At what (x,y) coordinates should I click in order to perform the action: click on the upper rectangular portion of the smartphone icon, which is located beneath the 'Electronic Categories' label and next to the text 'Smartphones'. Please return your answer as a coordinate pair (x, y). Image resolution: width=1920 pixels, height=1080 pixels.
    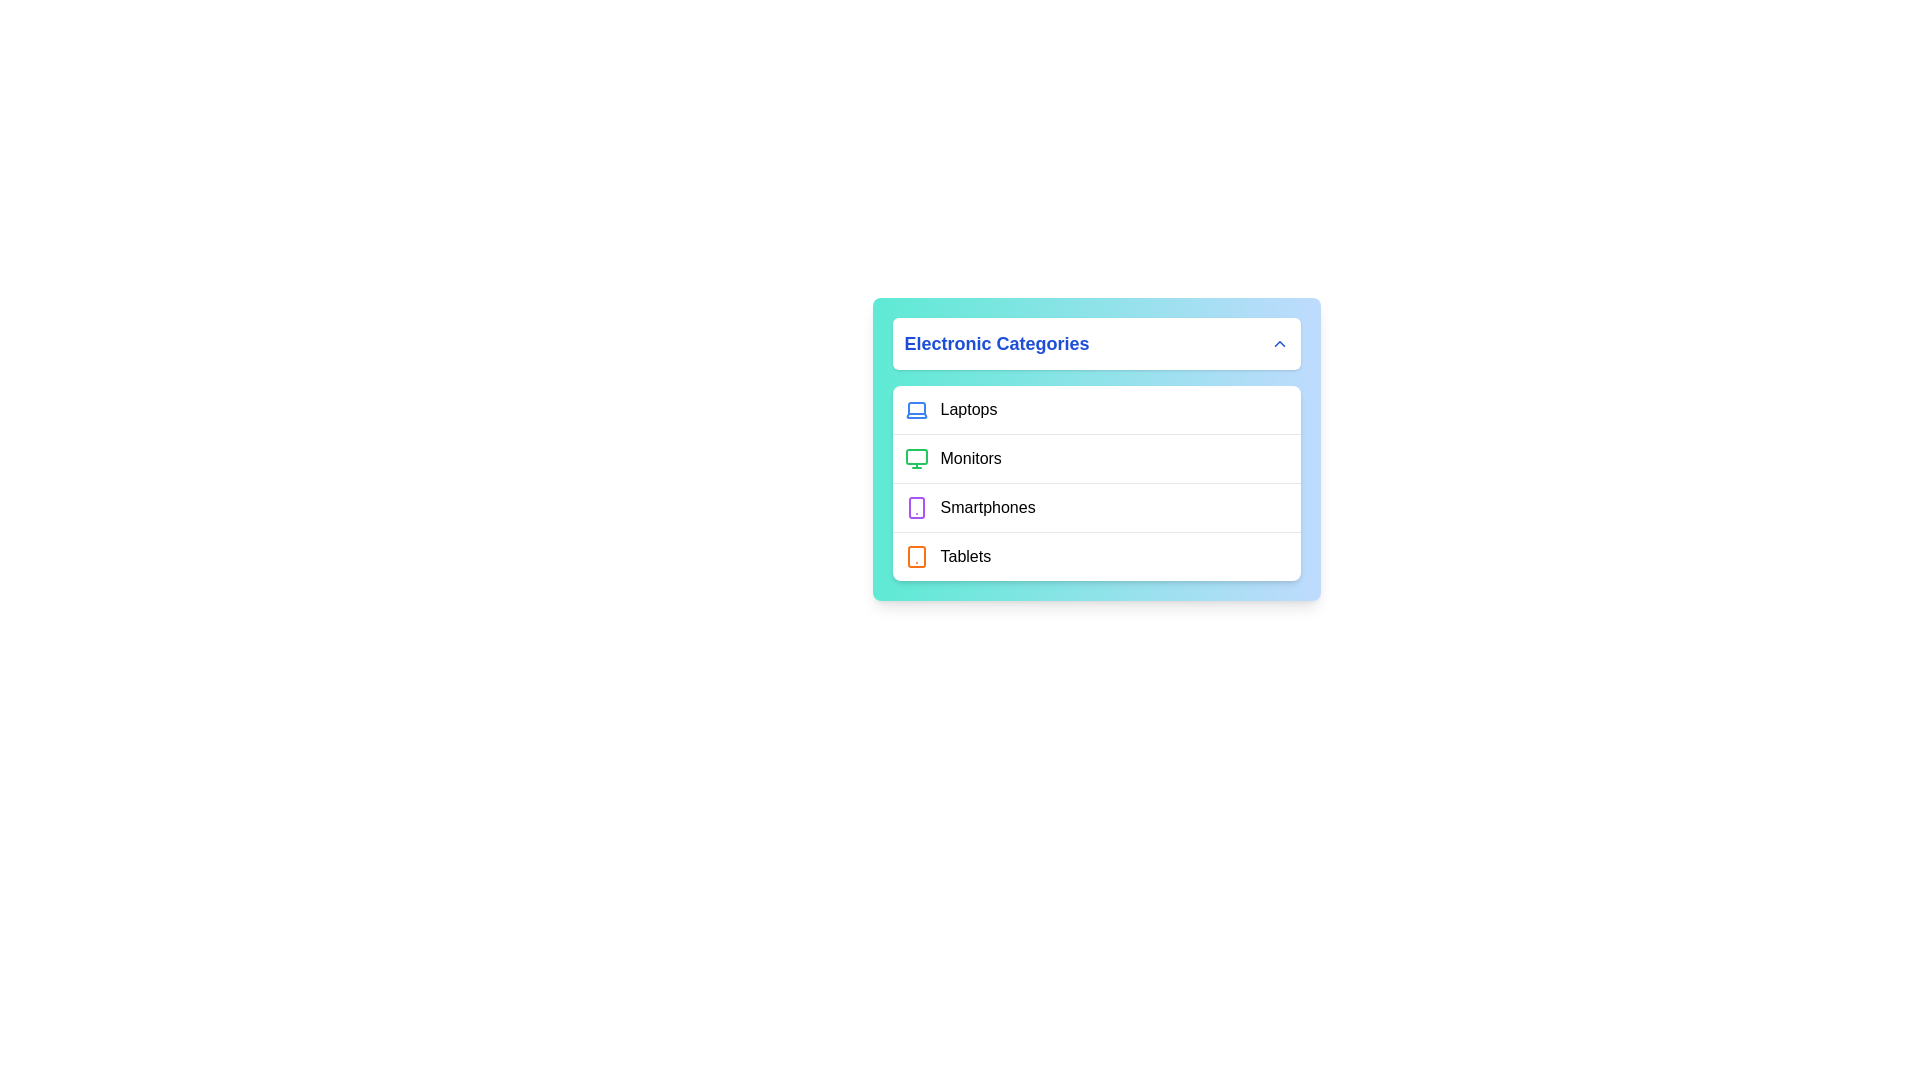
    Looking at the image, I should click on (915, 507).